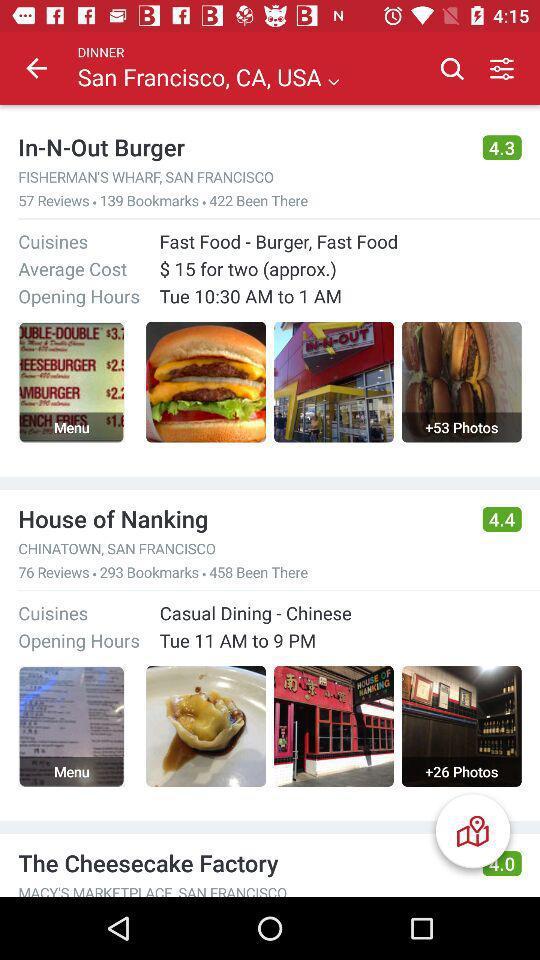  I want to click on item below the 15 for two, so click(250, 295).